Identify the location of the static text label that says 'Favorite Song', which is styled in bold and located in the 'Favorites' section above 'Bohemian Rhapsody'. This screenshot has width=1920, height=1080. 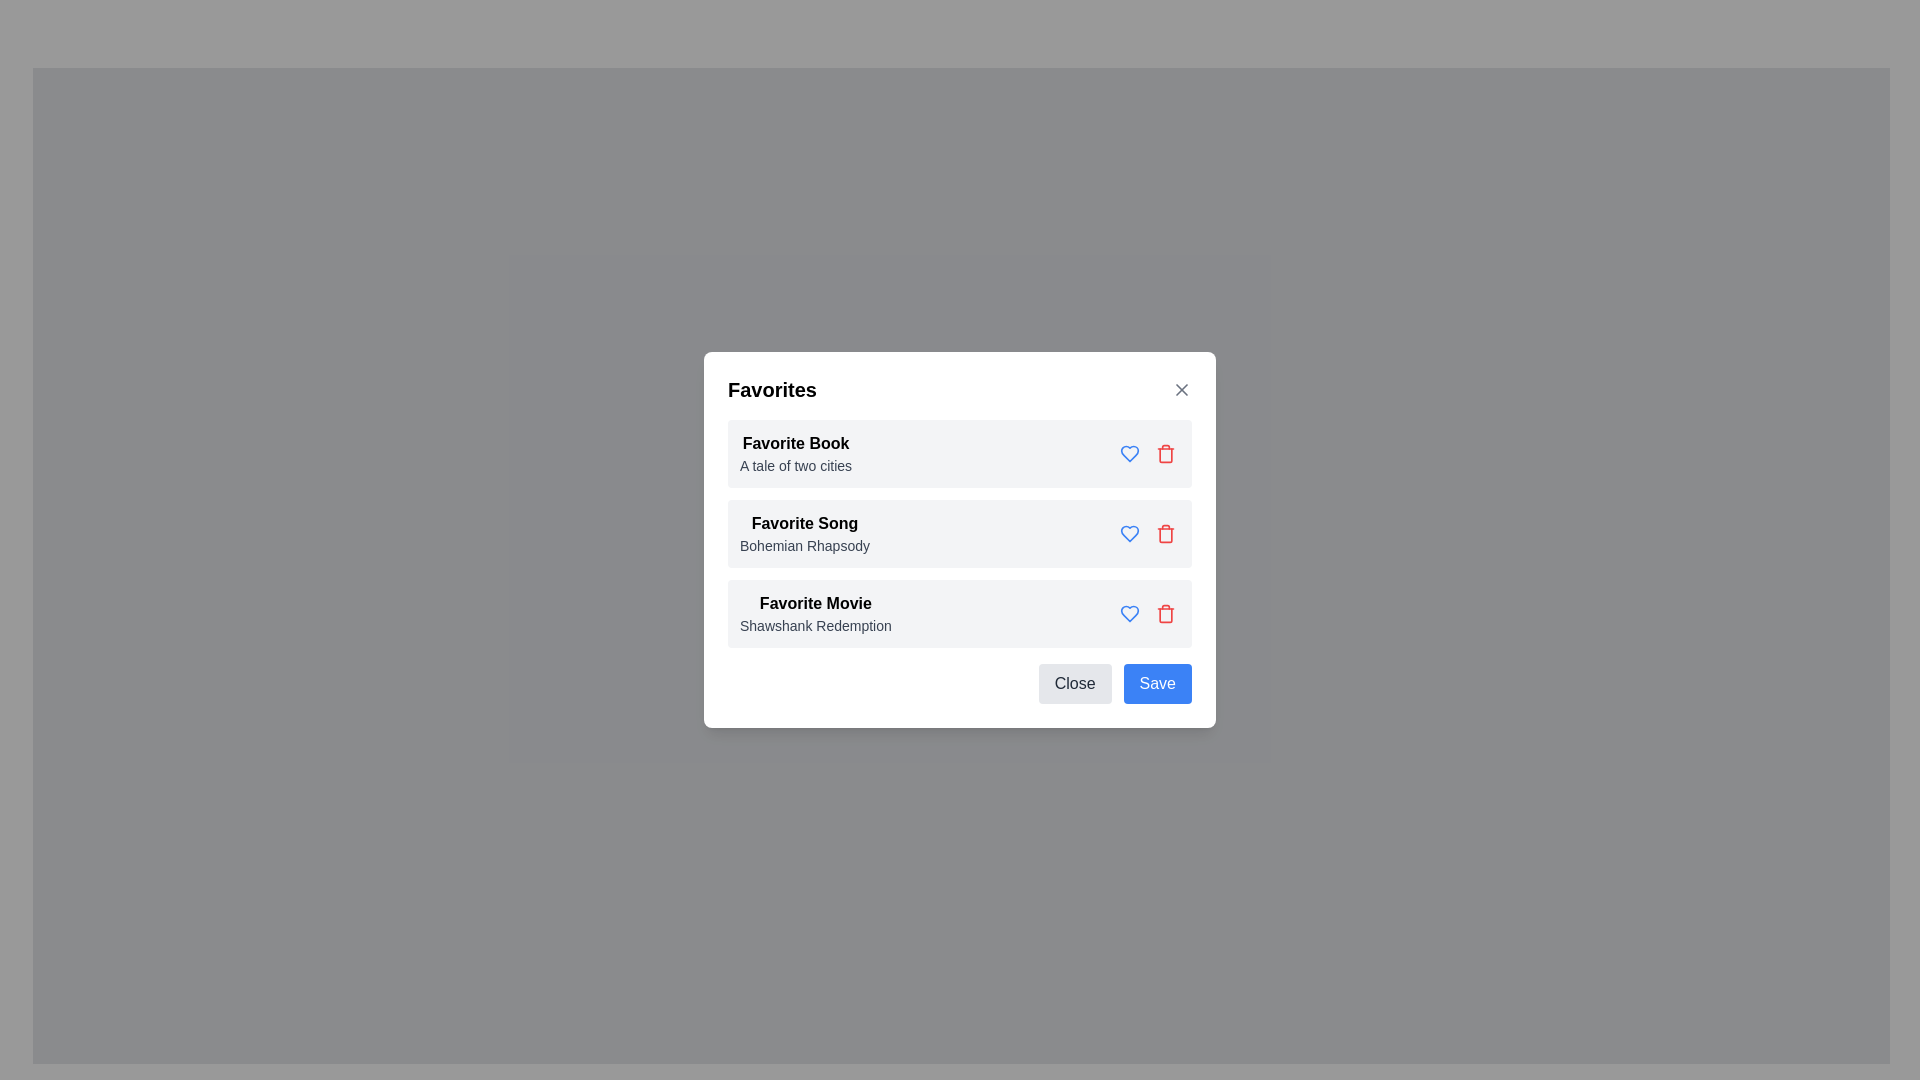
(805, 523).